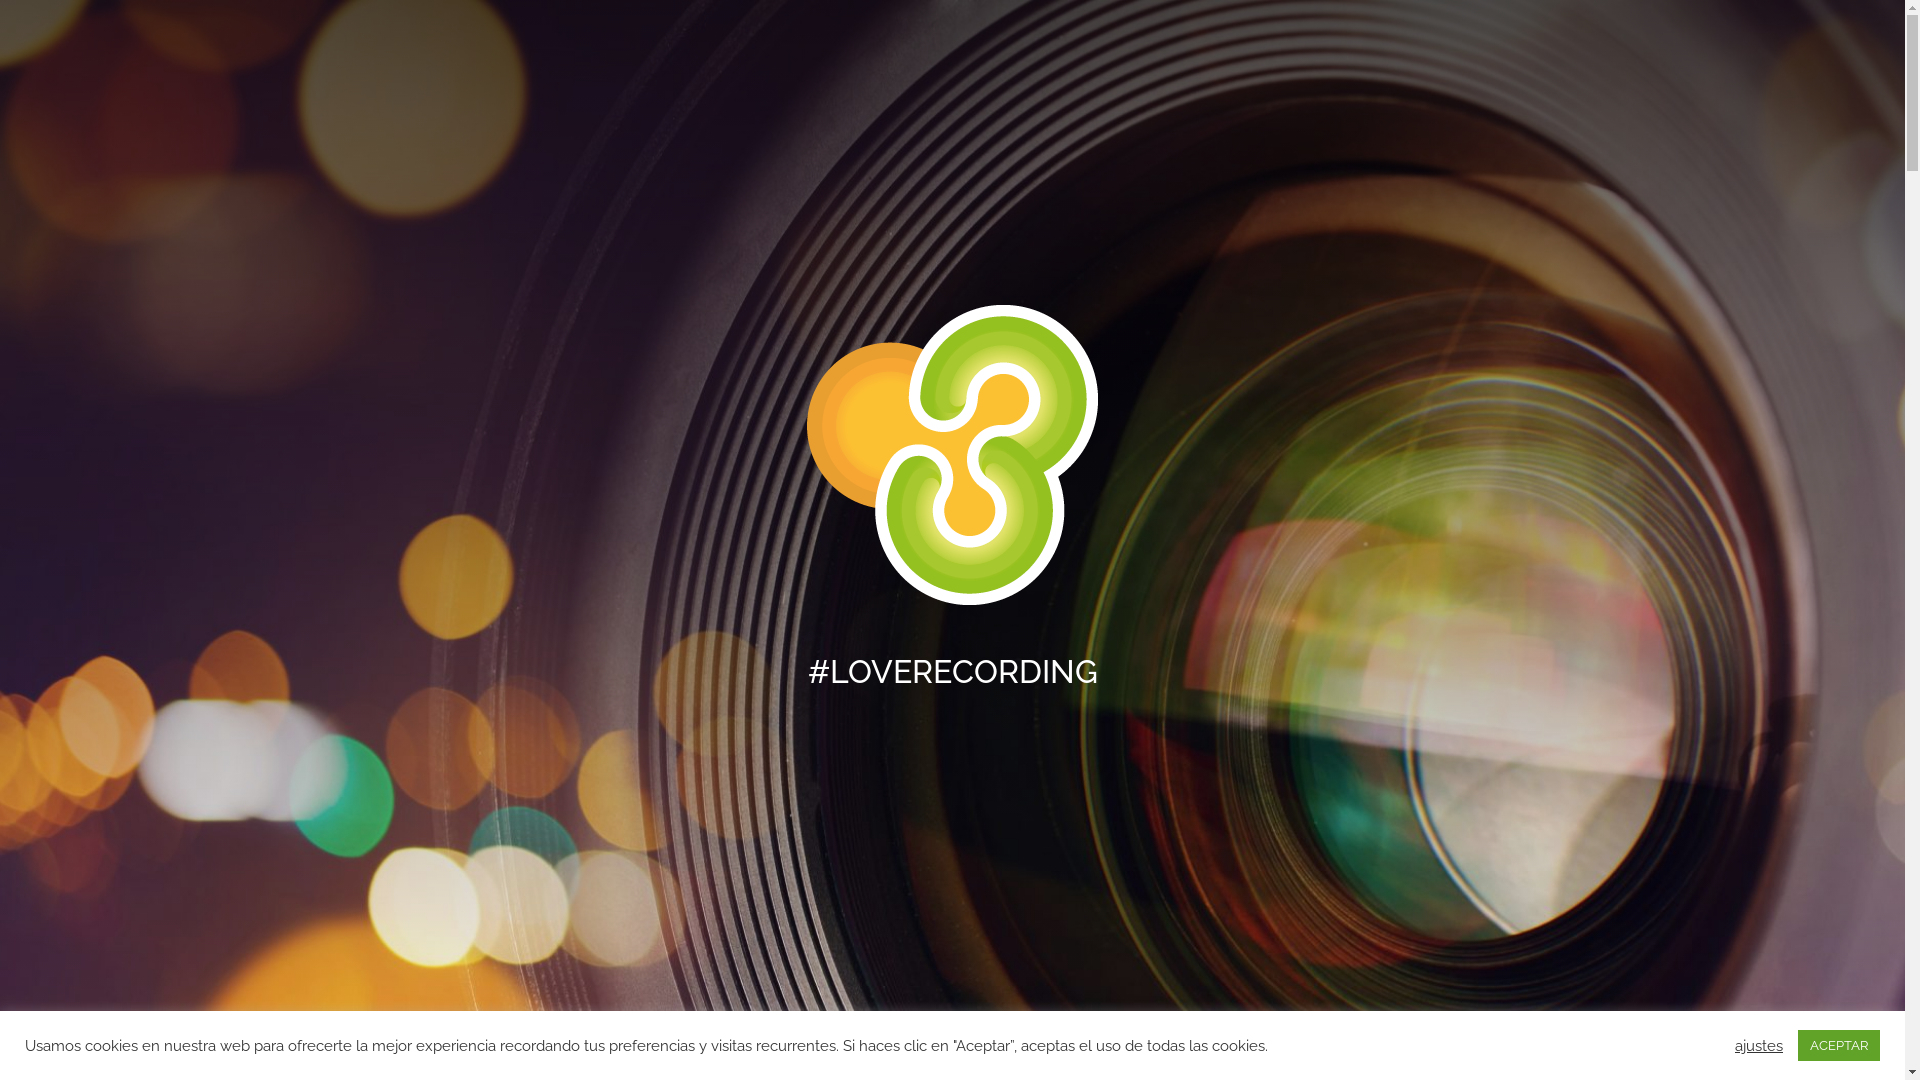 This screenshot has width=1920, height=1080. I want to click on '"', so click(950, 1033).